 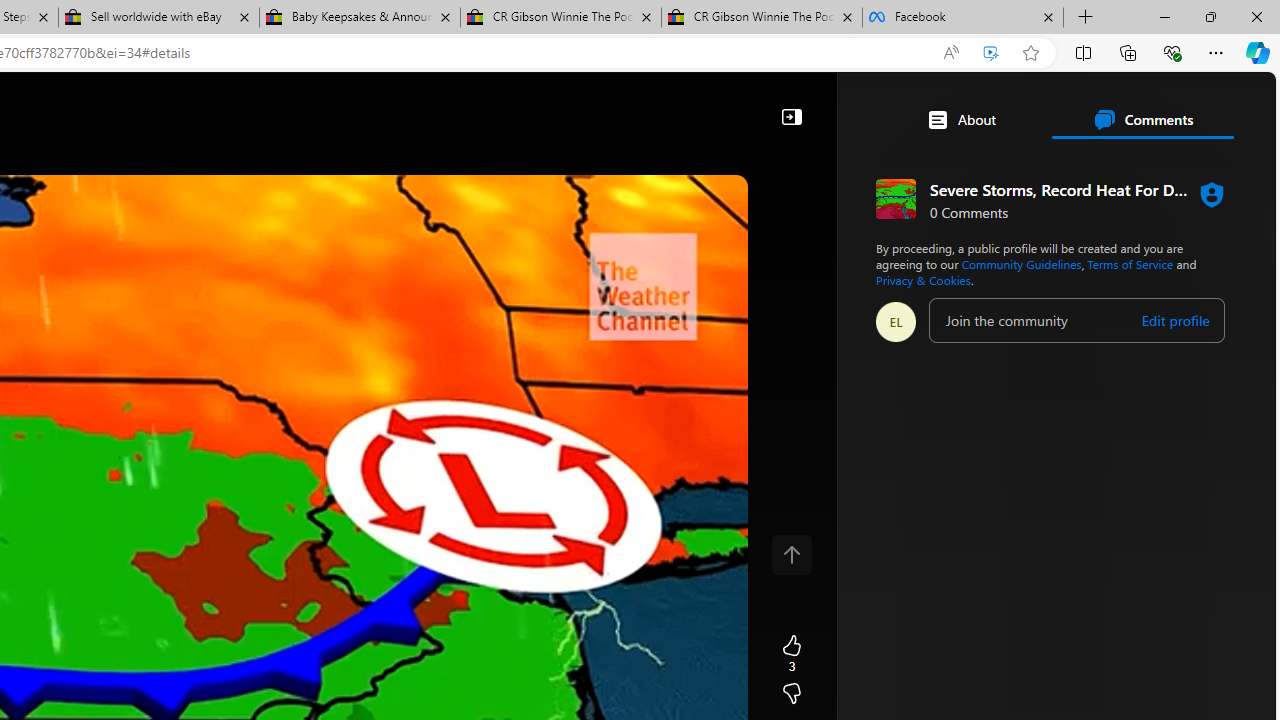 What do you see at coordinates (922, 280) in the screenshot?
I see `'Privacy & Cookies'` at bounding box center [922, 280].